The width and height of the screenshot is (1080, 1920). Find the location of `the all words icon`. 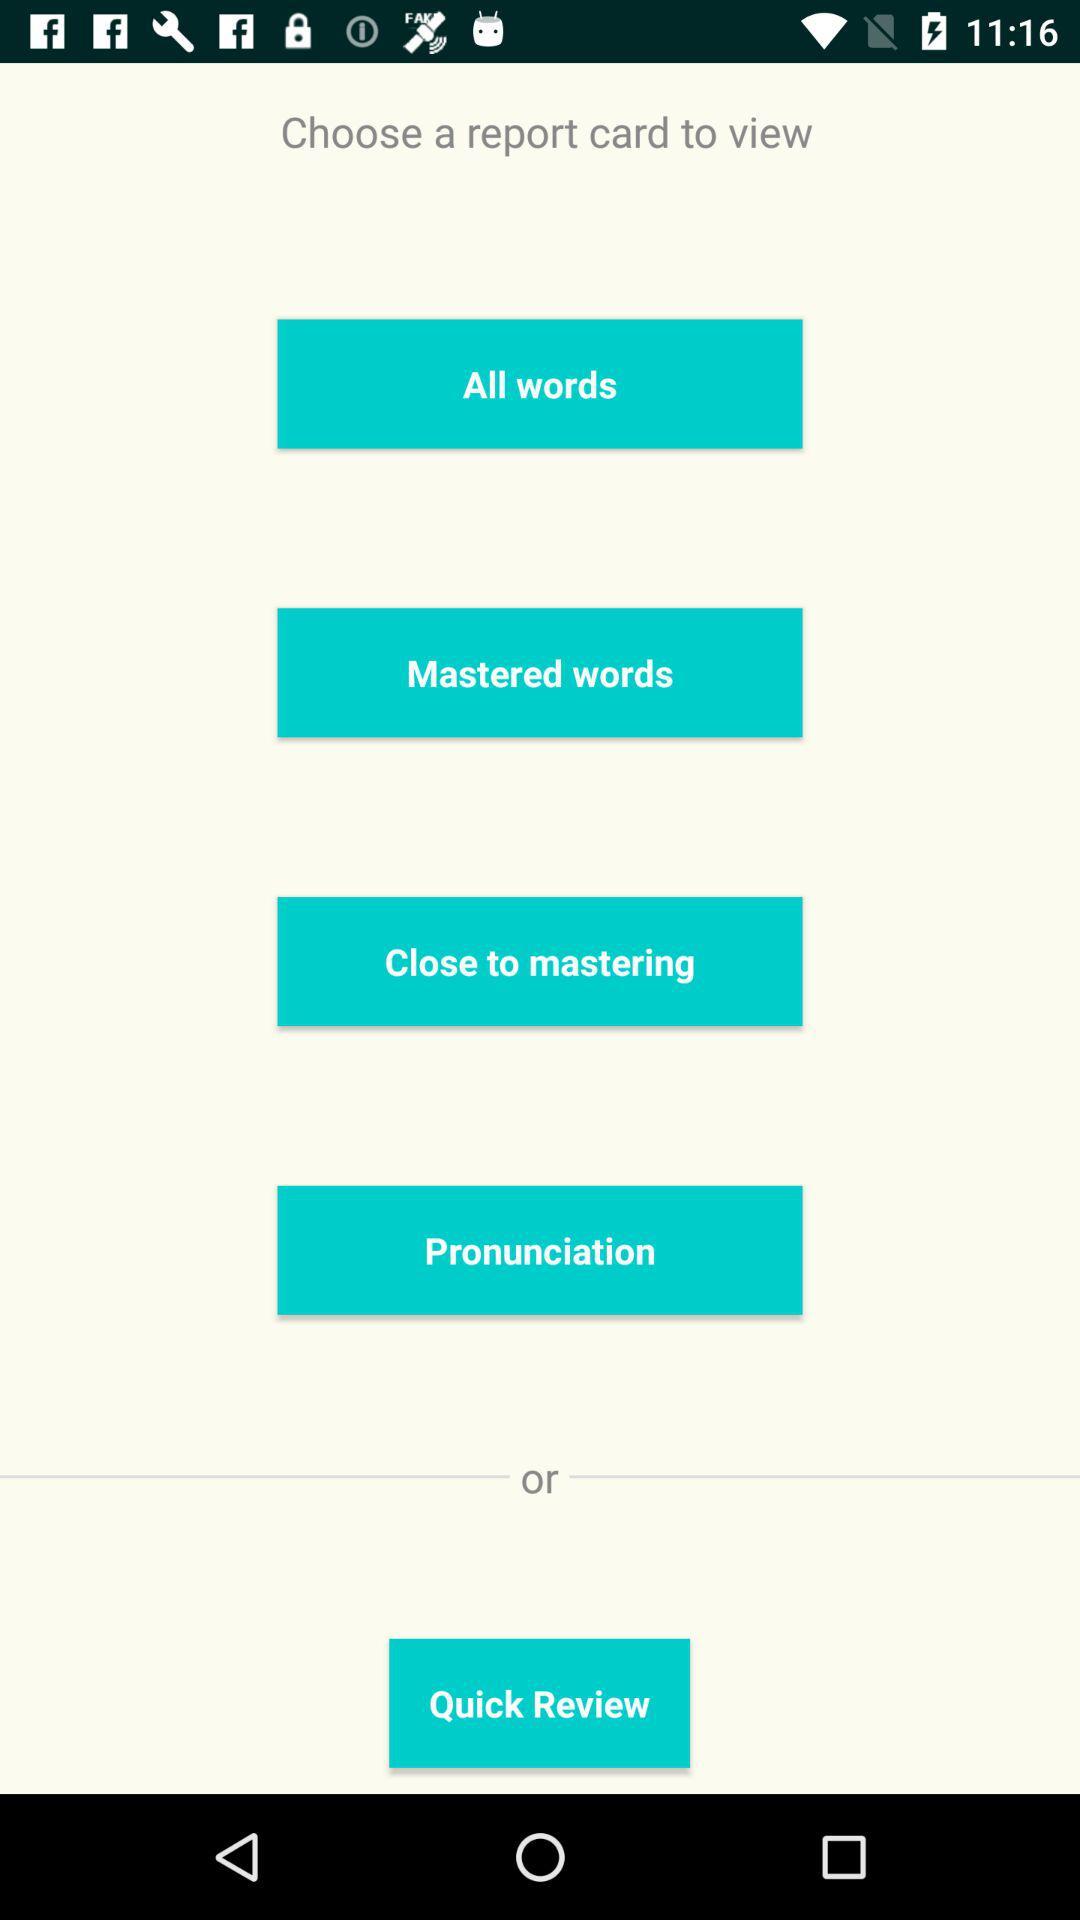

the all words icon is located at coordinates (540, 384).